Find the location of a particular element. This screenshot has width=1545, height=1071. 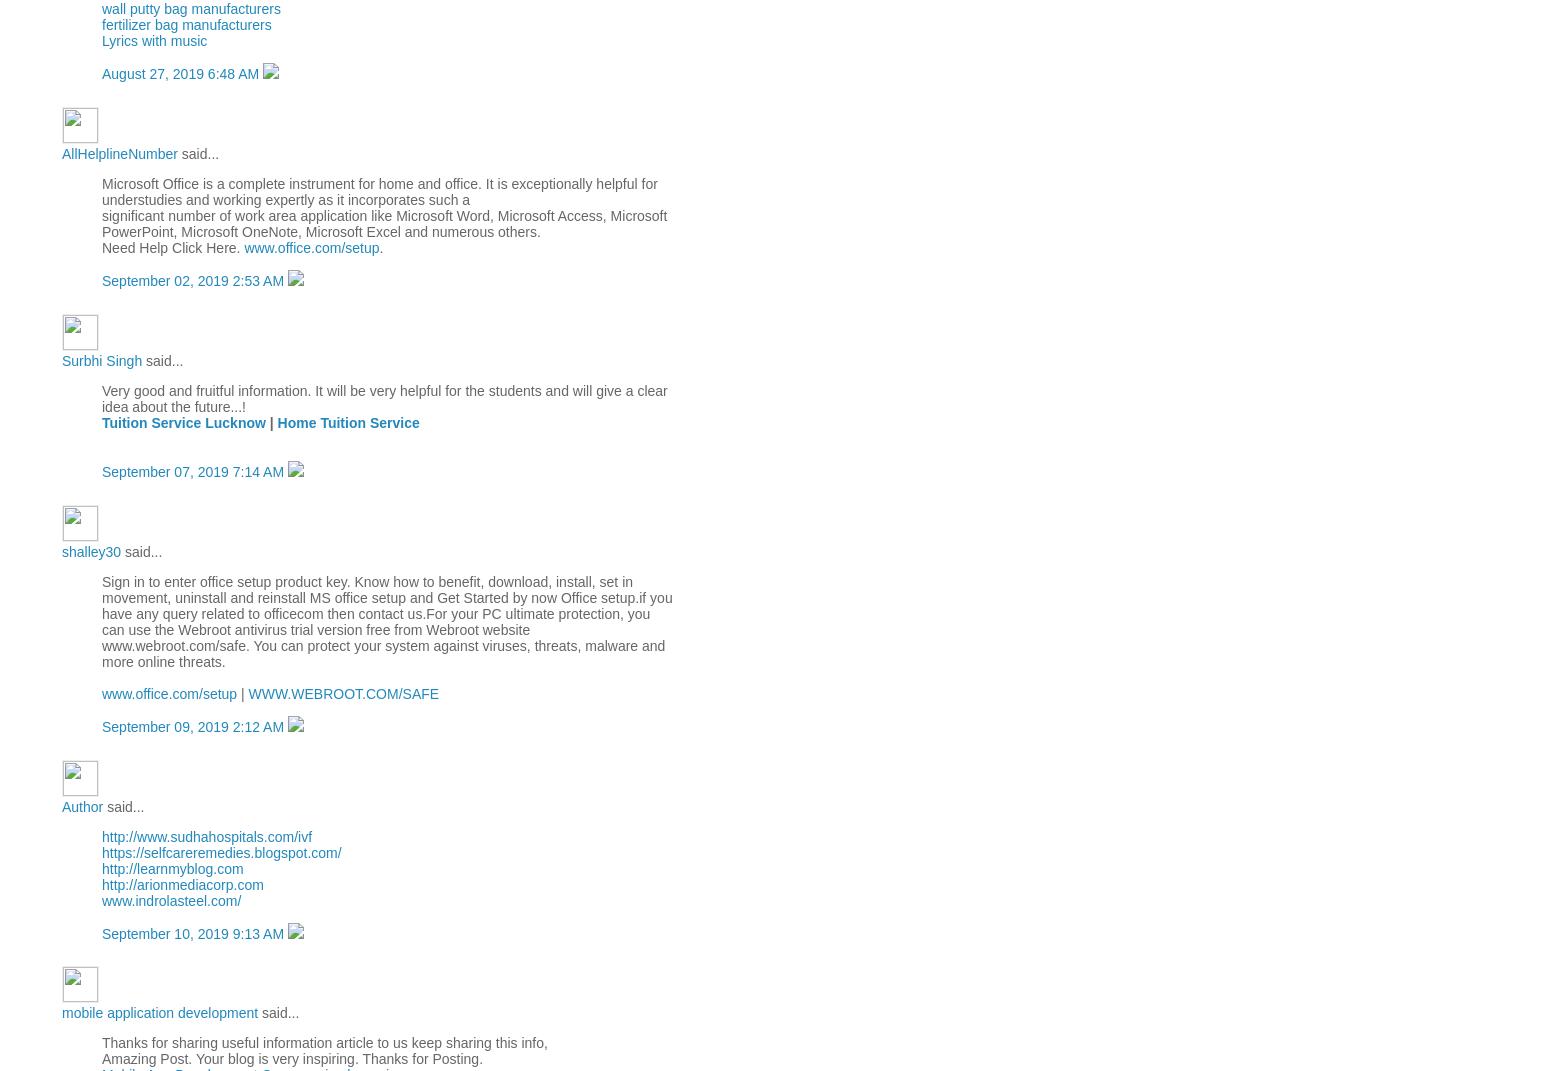

'Need Help Click Here.' is located at coordinates (100, 248).